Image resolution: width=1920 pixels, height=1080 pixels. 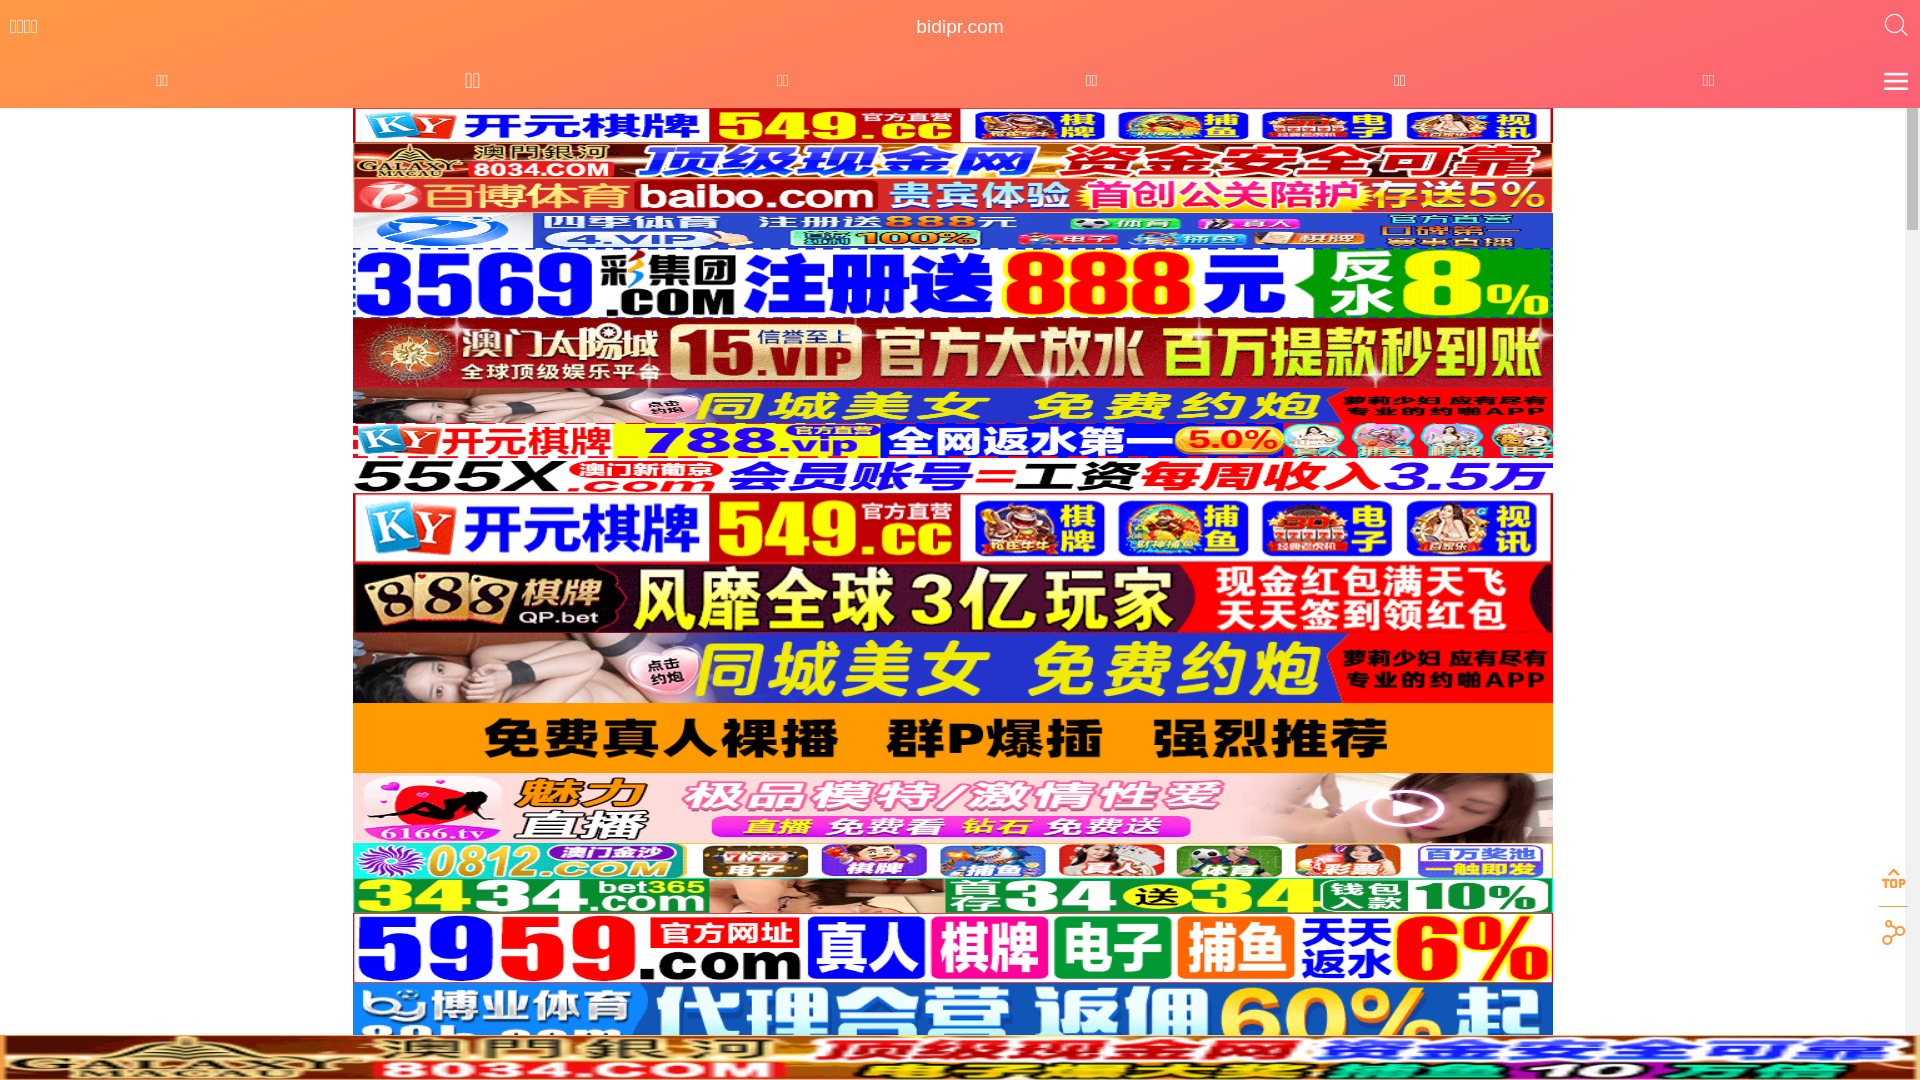 I want to click on 'bidipr.com', so click(x=915, y=27).